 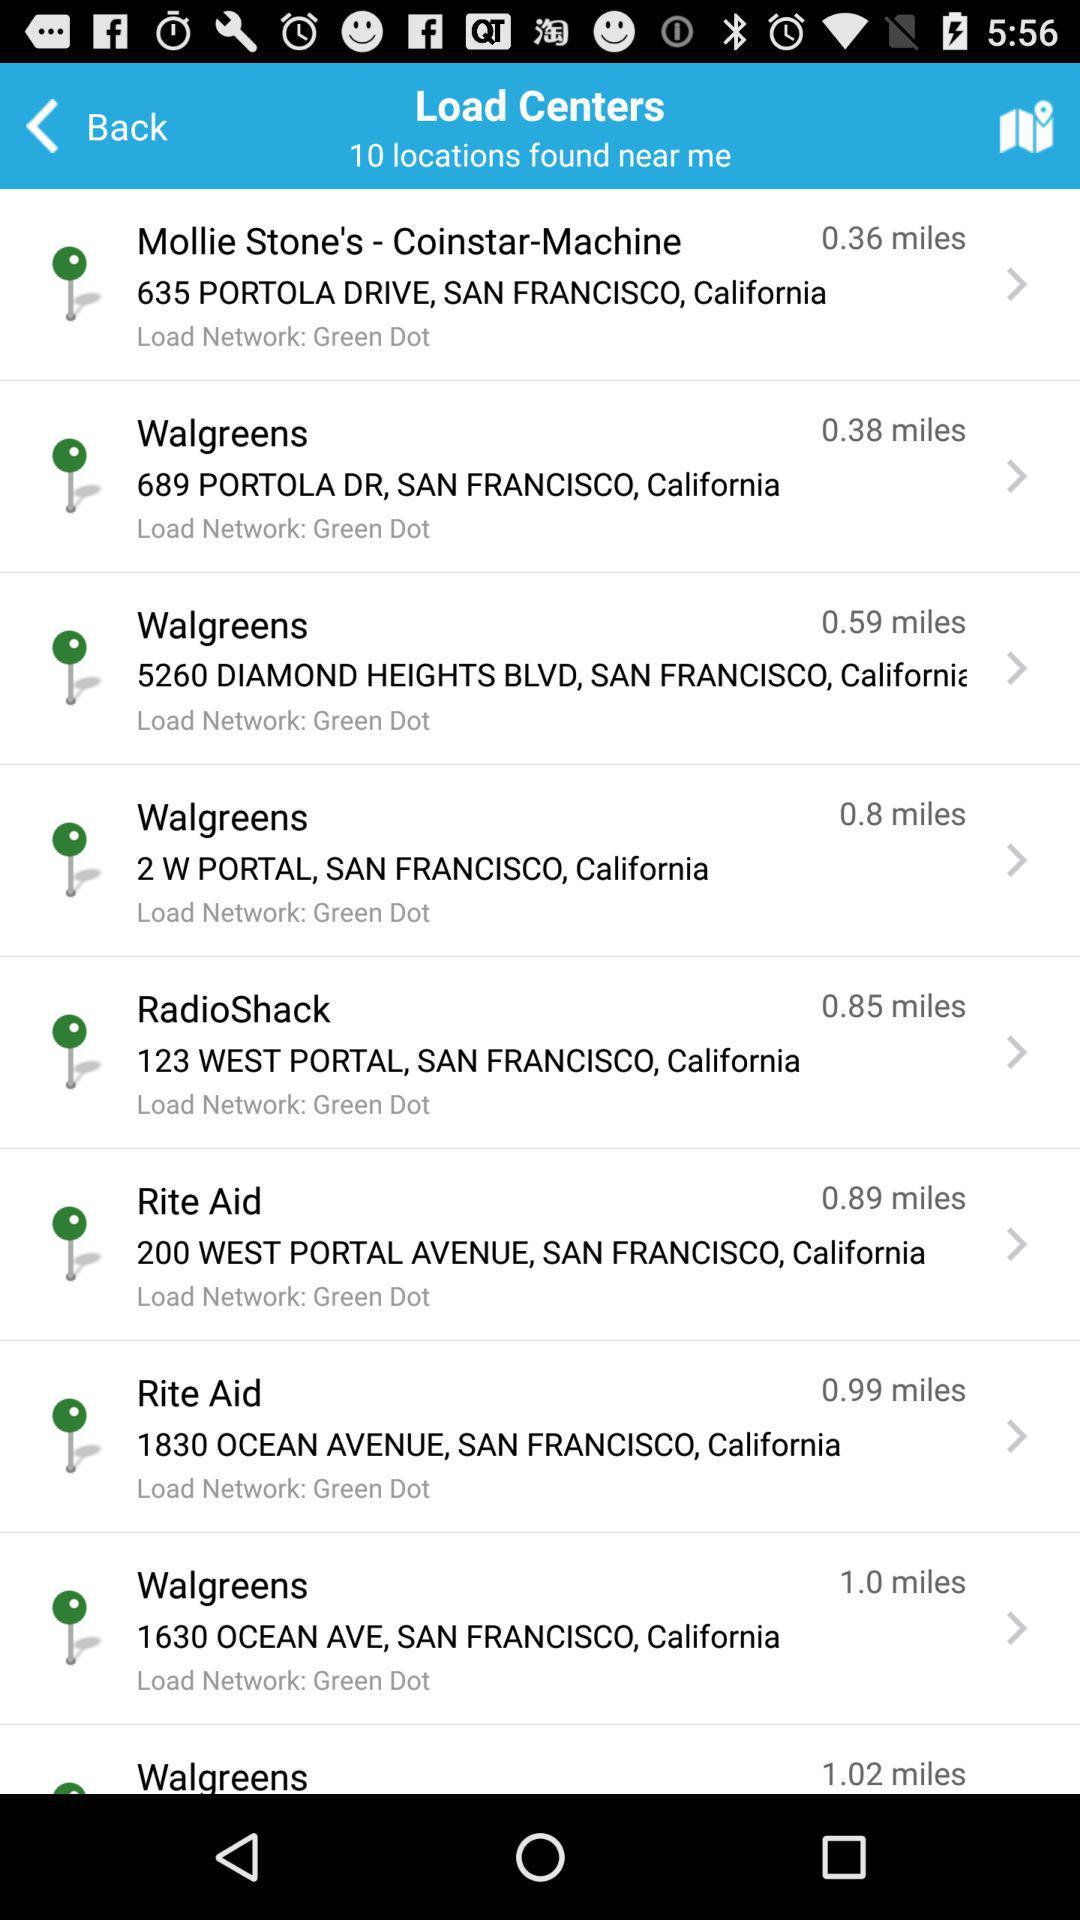 I want to click on radioshack icon, so click(x=459, y=1008).